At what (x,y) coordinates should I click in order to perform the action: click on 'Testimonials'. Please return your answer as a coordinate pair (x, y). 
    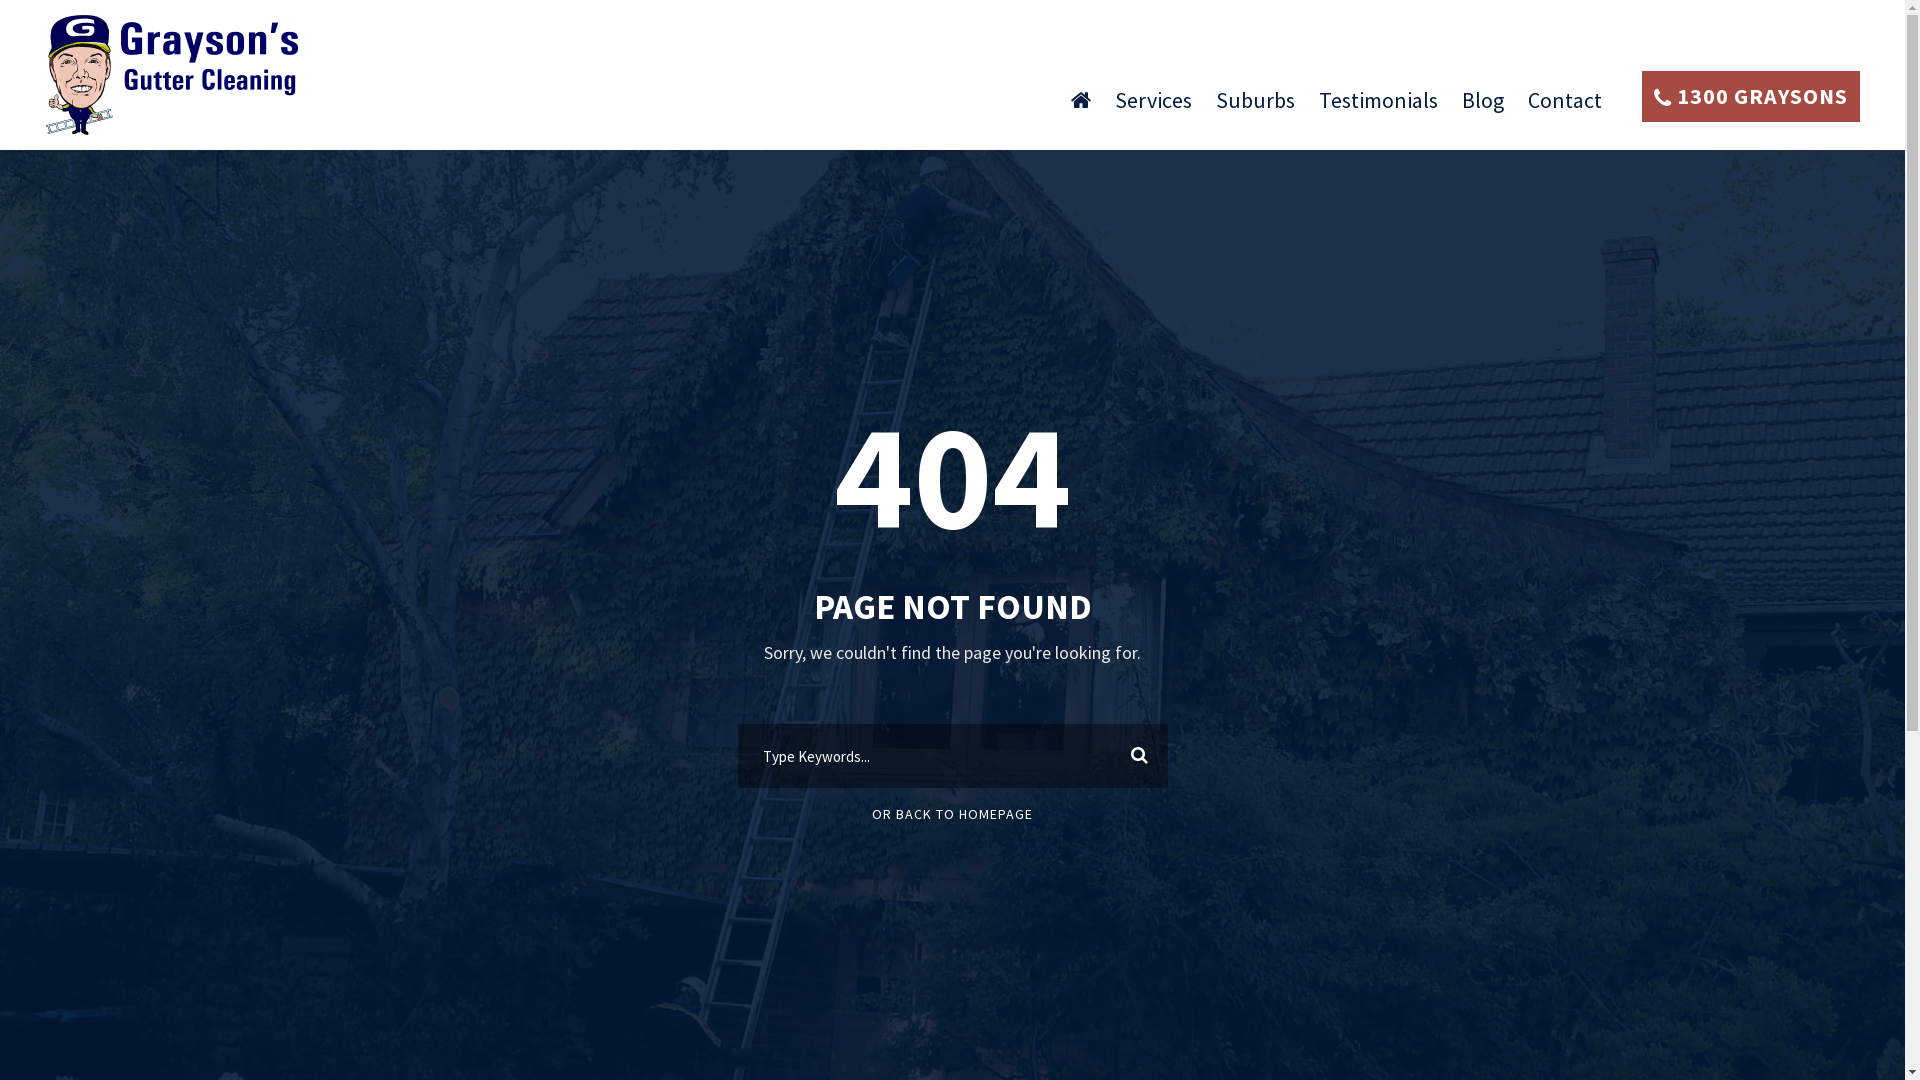
    Looking at the image, I should click on (1319, 108).